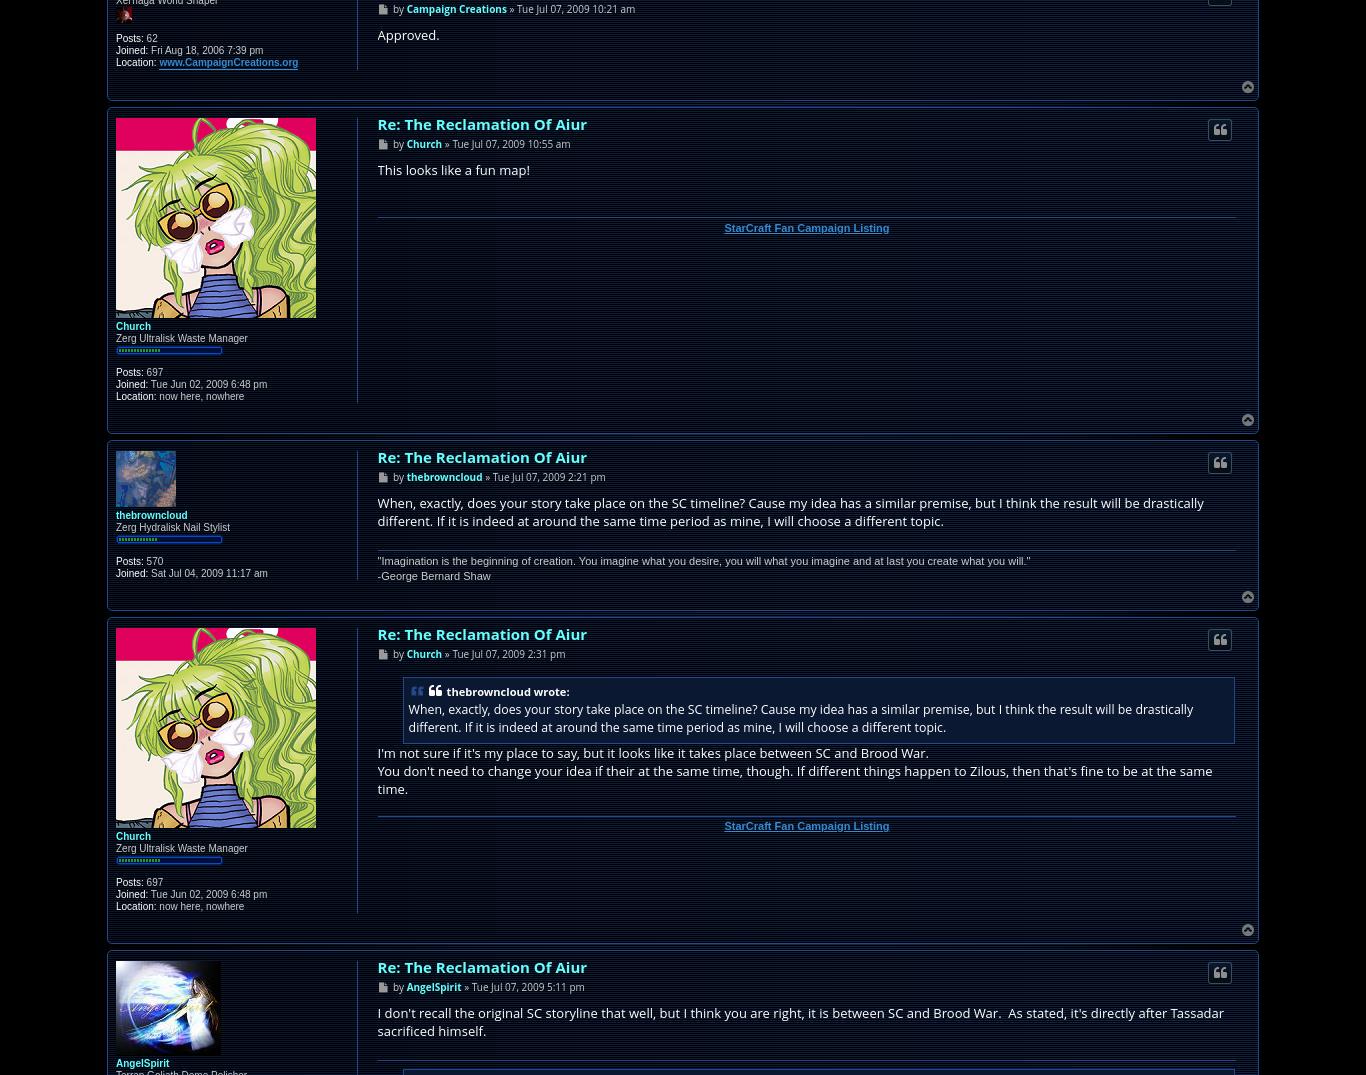 Image resolution: width=1366 pixels, height=1075 pixels. What do you see at coordinates (148, 36) in the screenshot?
I see `'62'` at bounding box center [148, 36].